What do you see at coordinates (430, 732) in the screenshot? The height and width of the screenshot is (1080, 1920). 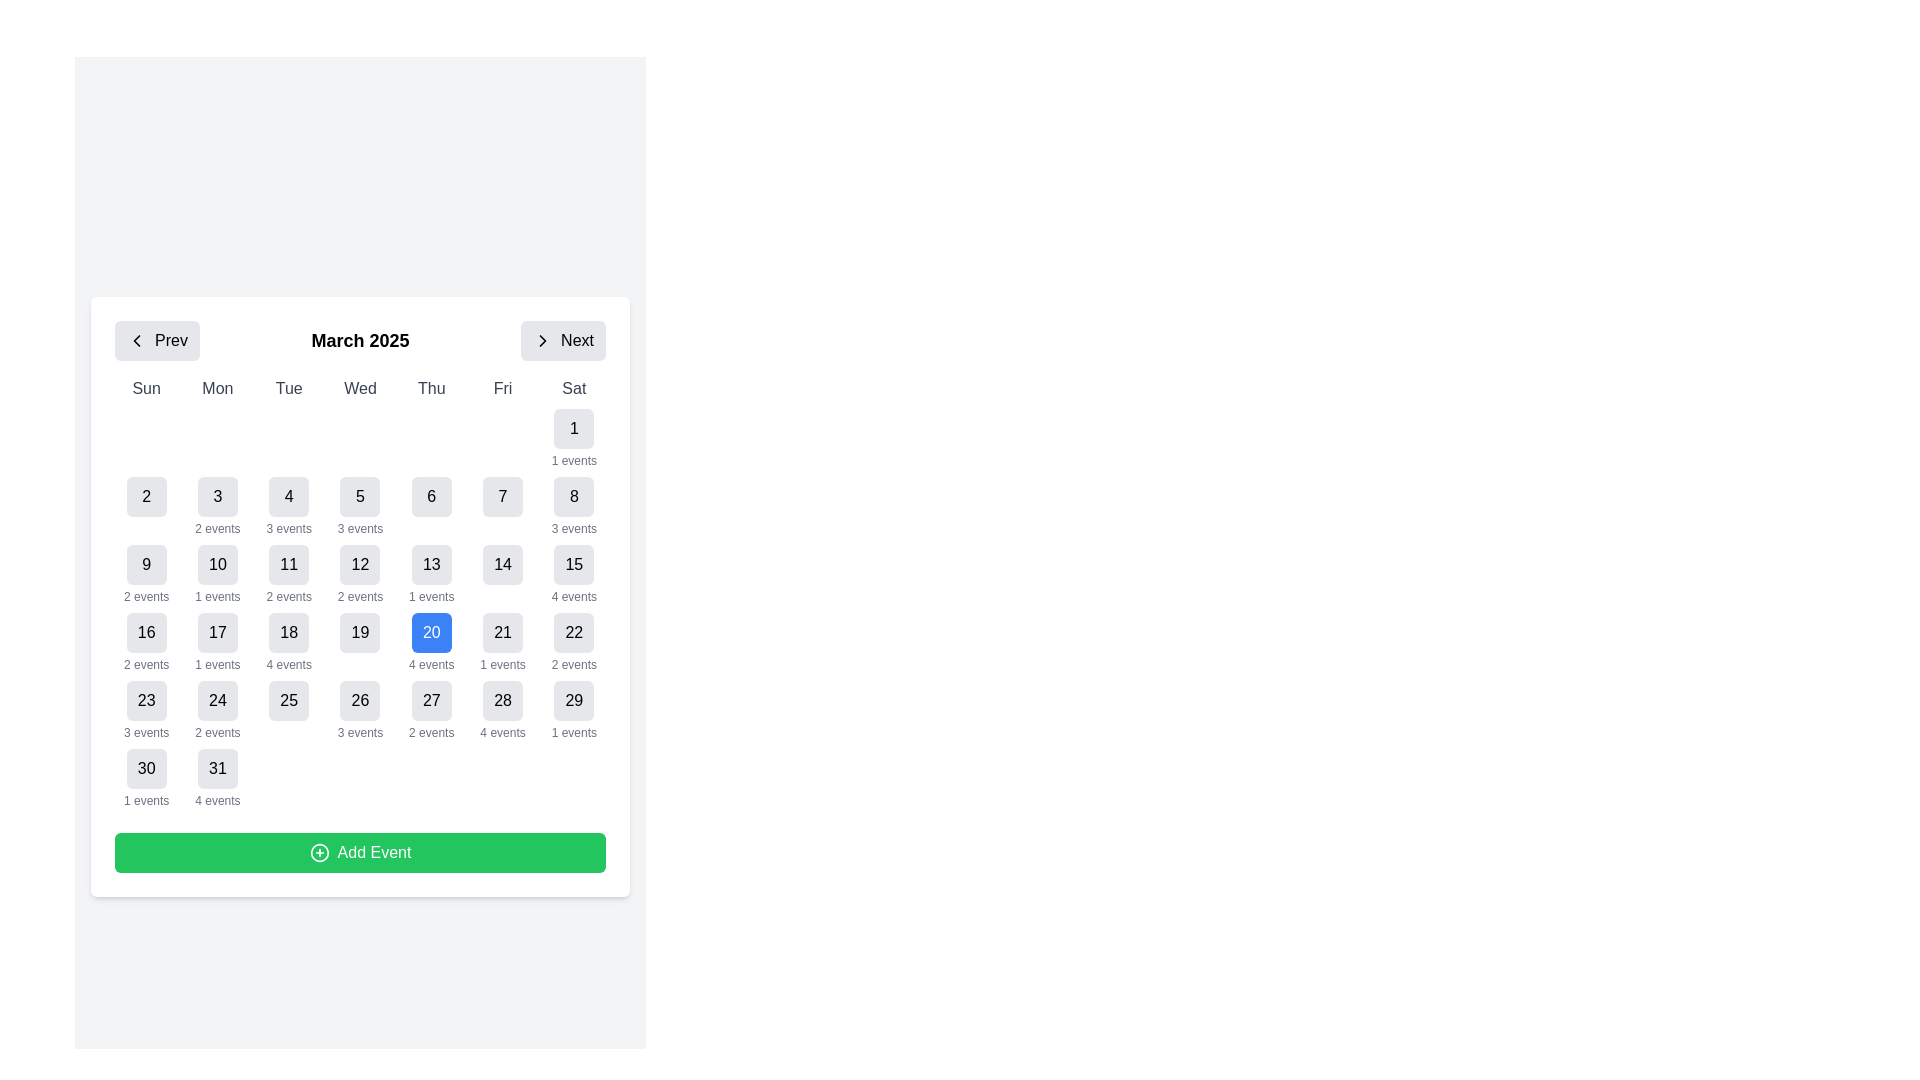 I see `the informational text label that displays the number of events associated with the date 27, located centrally beneath the cell labeled with the number '27' in the calendar interface` at bounding box center [430, 732].